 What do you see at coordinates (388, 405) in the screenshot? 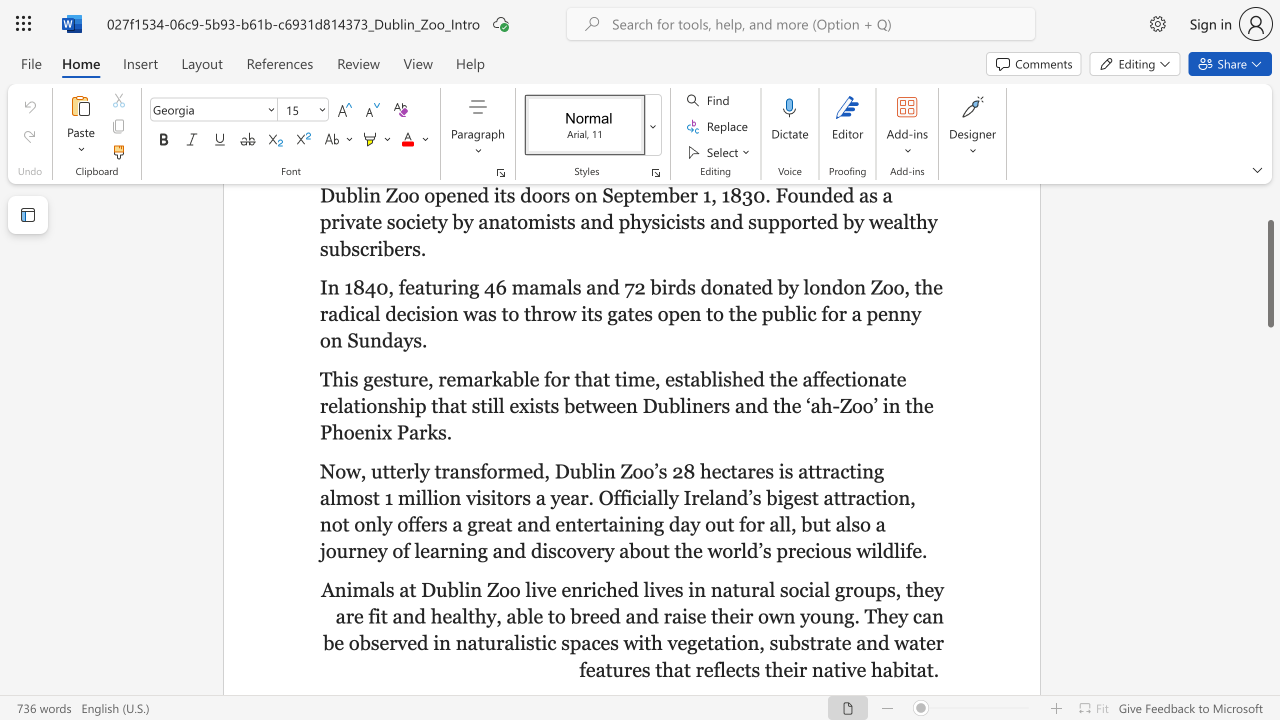
I see `the subset text "ship that still e" within the text "This gesture, remarkable for that time, established the affectionate relationship that still exists between Dubliners and the ‘ah-Zoo’ in the Phoenix Parks."` at bounding box center [388, 405].